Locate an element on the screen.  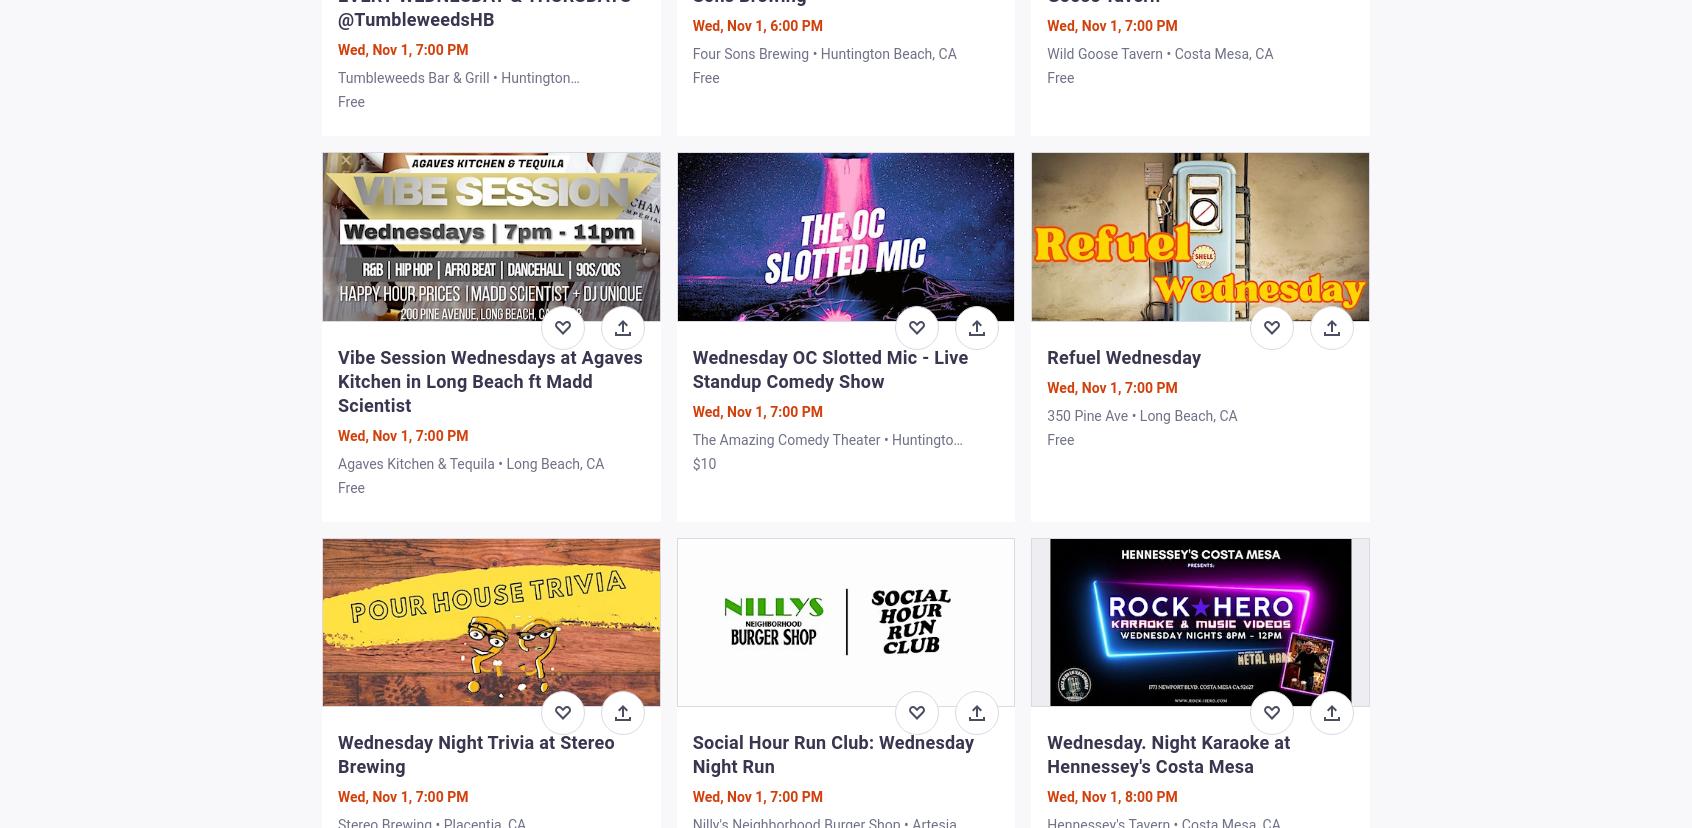
'Wednesday. Night Karaoke at Hennessey's Costa Mesa' is located at coordinates (1167, 752).